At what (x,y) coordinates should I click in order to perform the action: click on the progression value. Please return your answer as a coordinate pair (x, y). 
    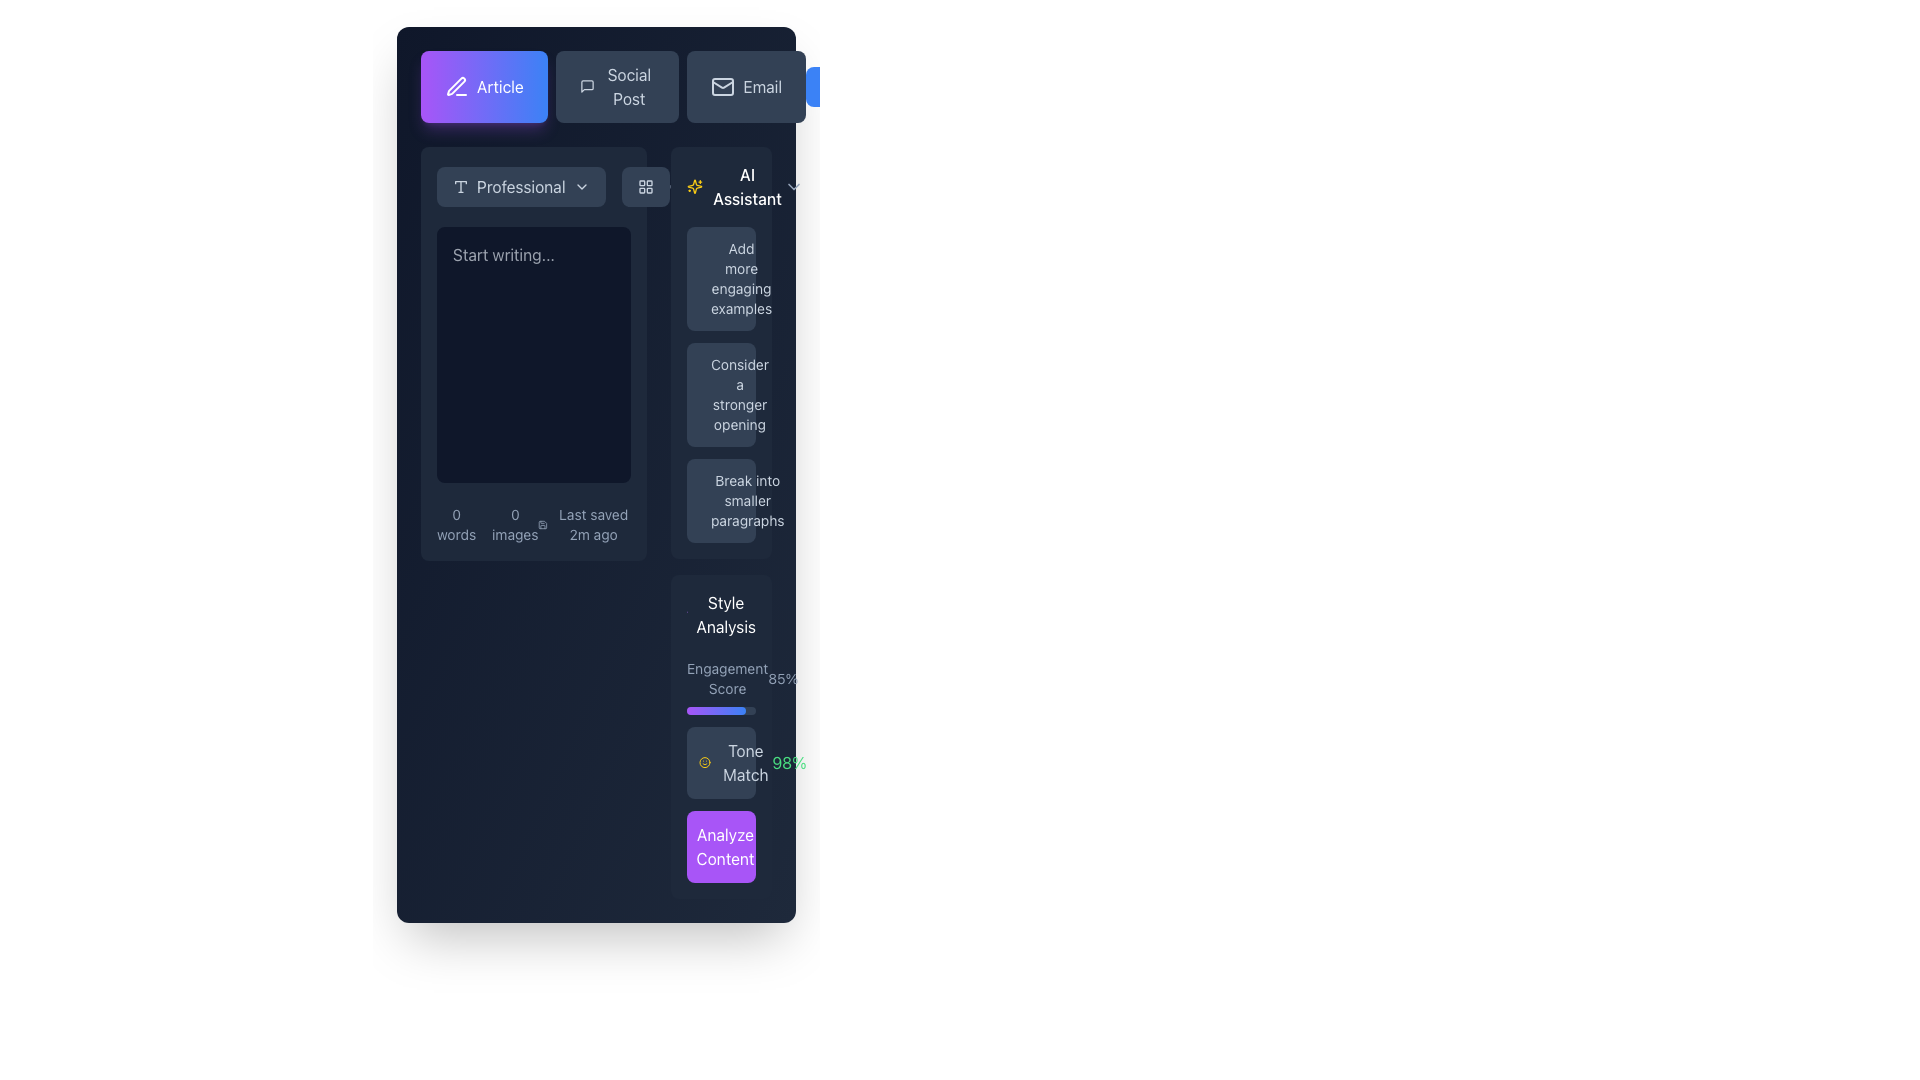
    Looking at the image, I should click on (703, 709).